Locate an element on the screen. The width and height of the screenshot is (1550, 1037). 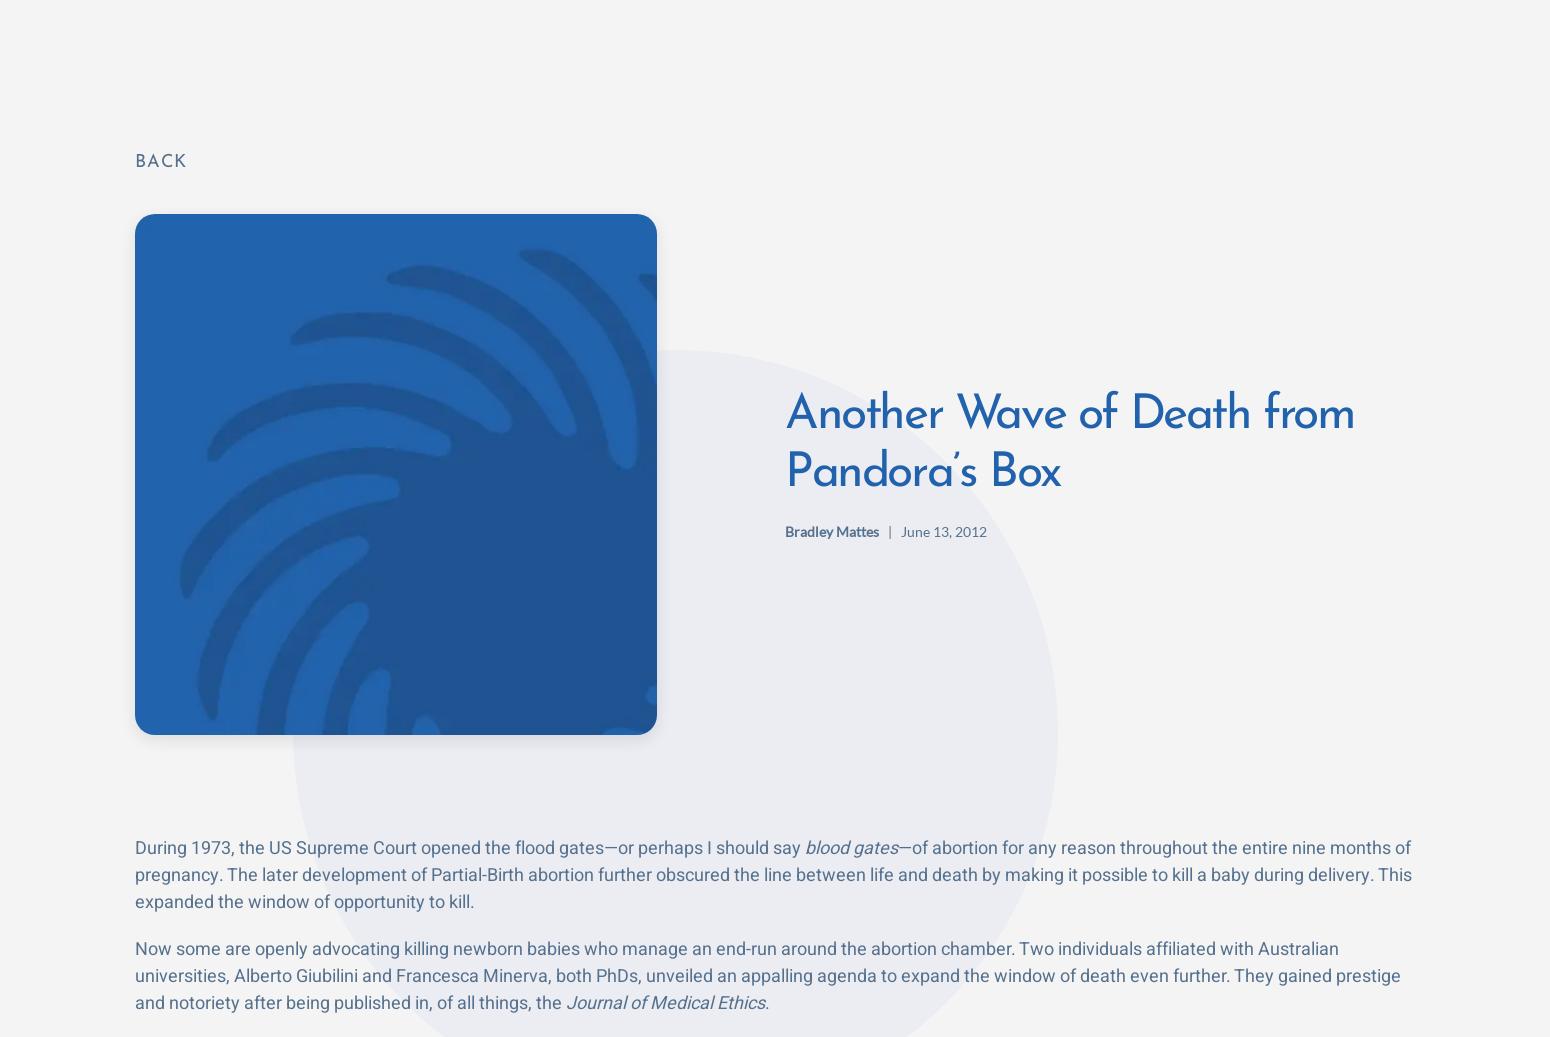
'Further, these “ethicists” give no time frame at which a born person gains this awareness and deserves to live. It’s an open-ended death sentence that would be carried out at whim by the parents and physician.' is located at coordinates (764, 289).